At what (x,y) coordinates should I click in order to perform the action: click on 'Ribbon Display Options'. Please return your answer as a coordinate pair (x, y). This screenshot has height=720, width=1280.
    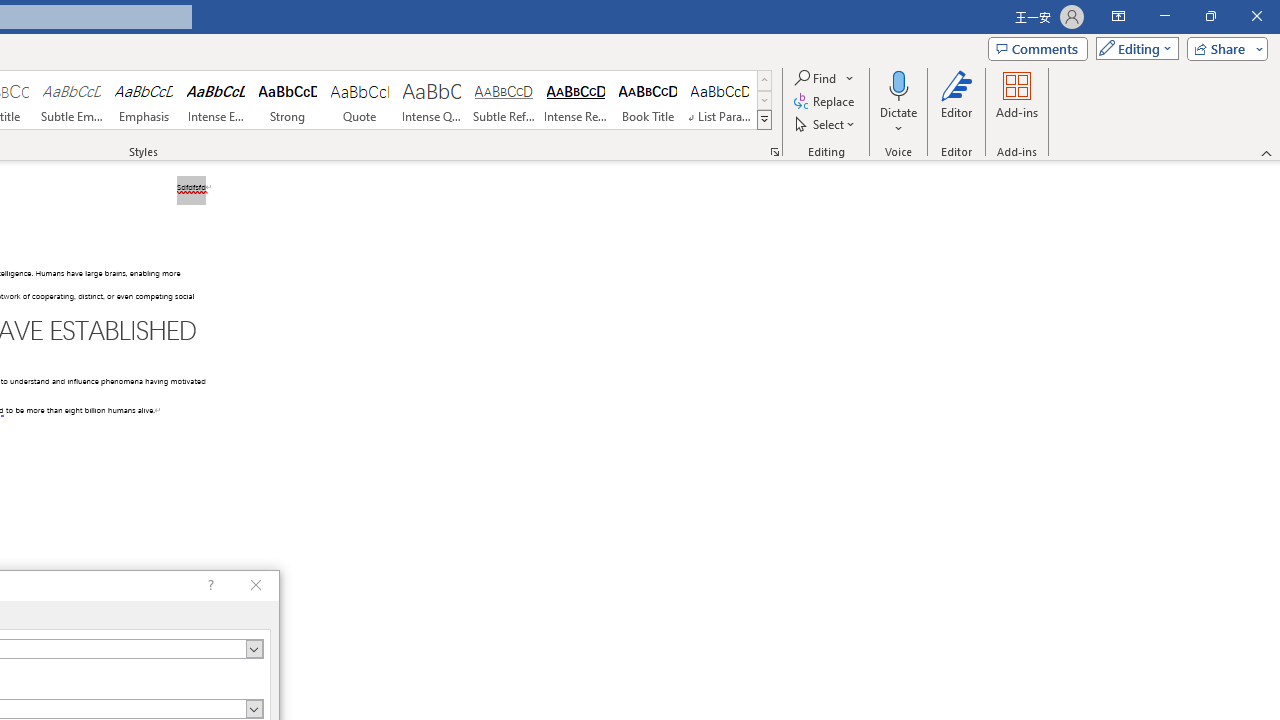
    Looking at the image, I should click on (1117, 16).